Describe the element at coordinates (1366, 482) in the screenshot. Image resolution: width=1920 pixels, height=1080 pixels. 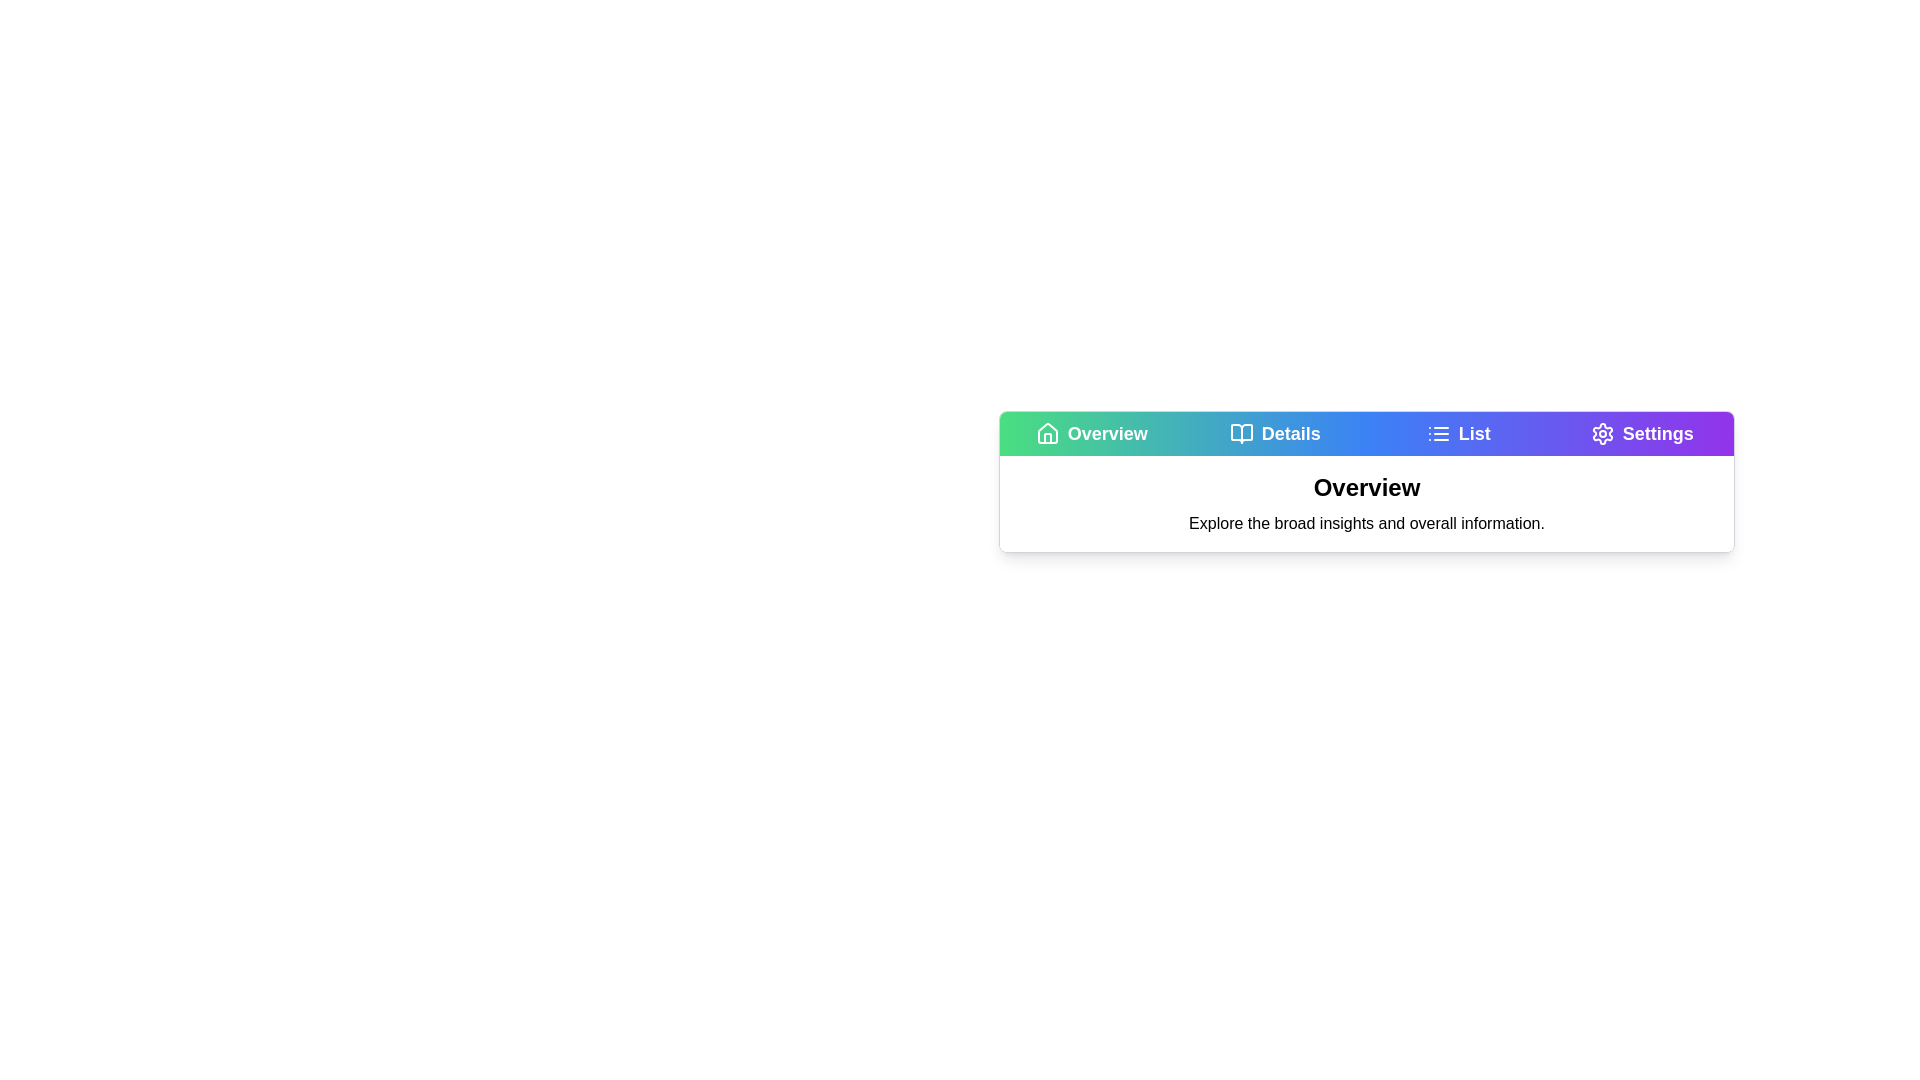
I see `the Informative Section element titled 'Overview', which contains a subtitle about broad insights, located below the navigation bar` at that location.